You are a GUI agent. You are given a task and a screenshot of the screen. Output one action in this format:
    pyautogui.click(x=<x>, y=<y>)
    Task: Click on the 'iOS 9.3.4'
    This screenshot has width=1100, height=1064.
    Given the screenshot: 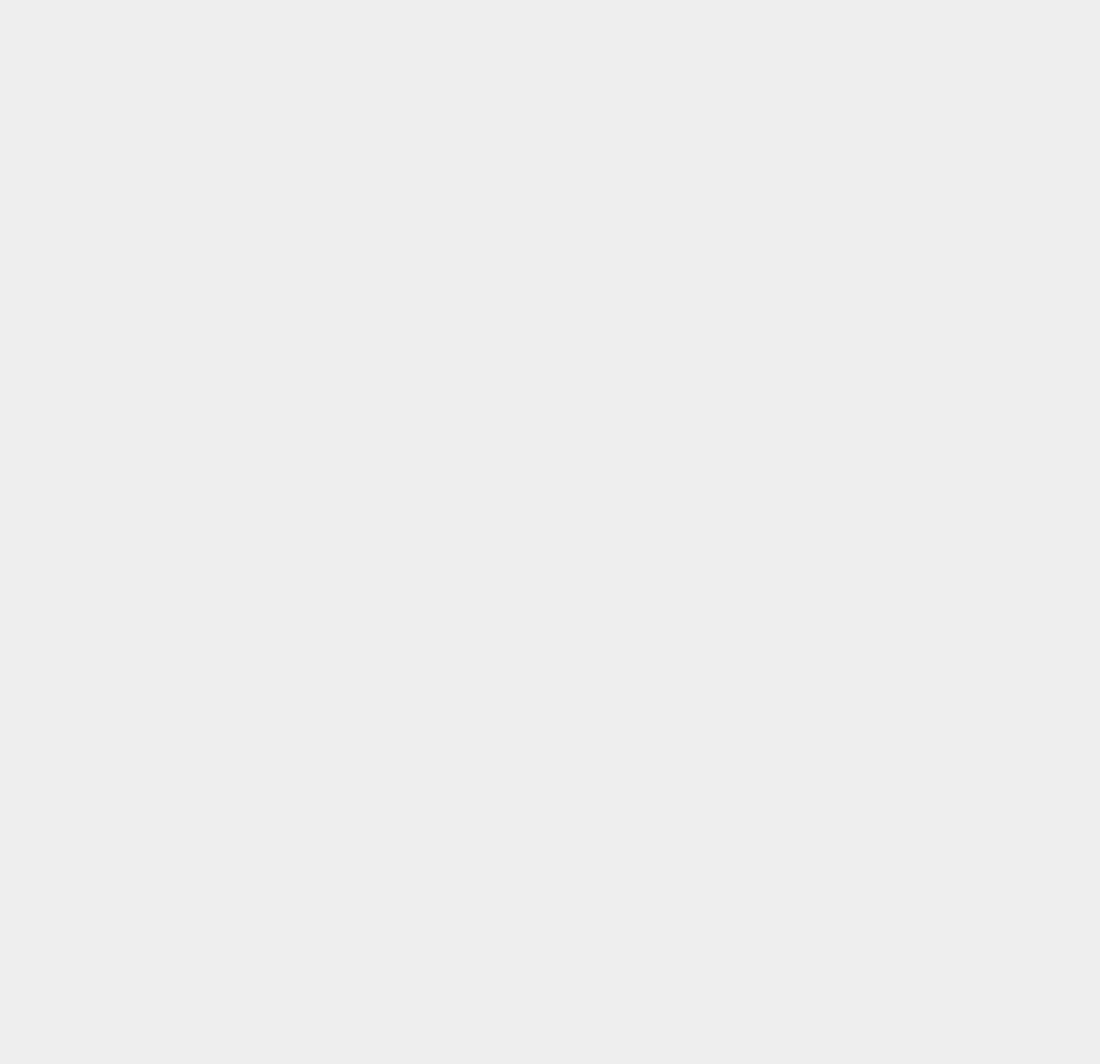 What is the action you would take?
    pyautogui.click(x=778, y=439)
    